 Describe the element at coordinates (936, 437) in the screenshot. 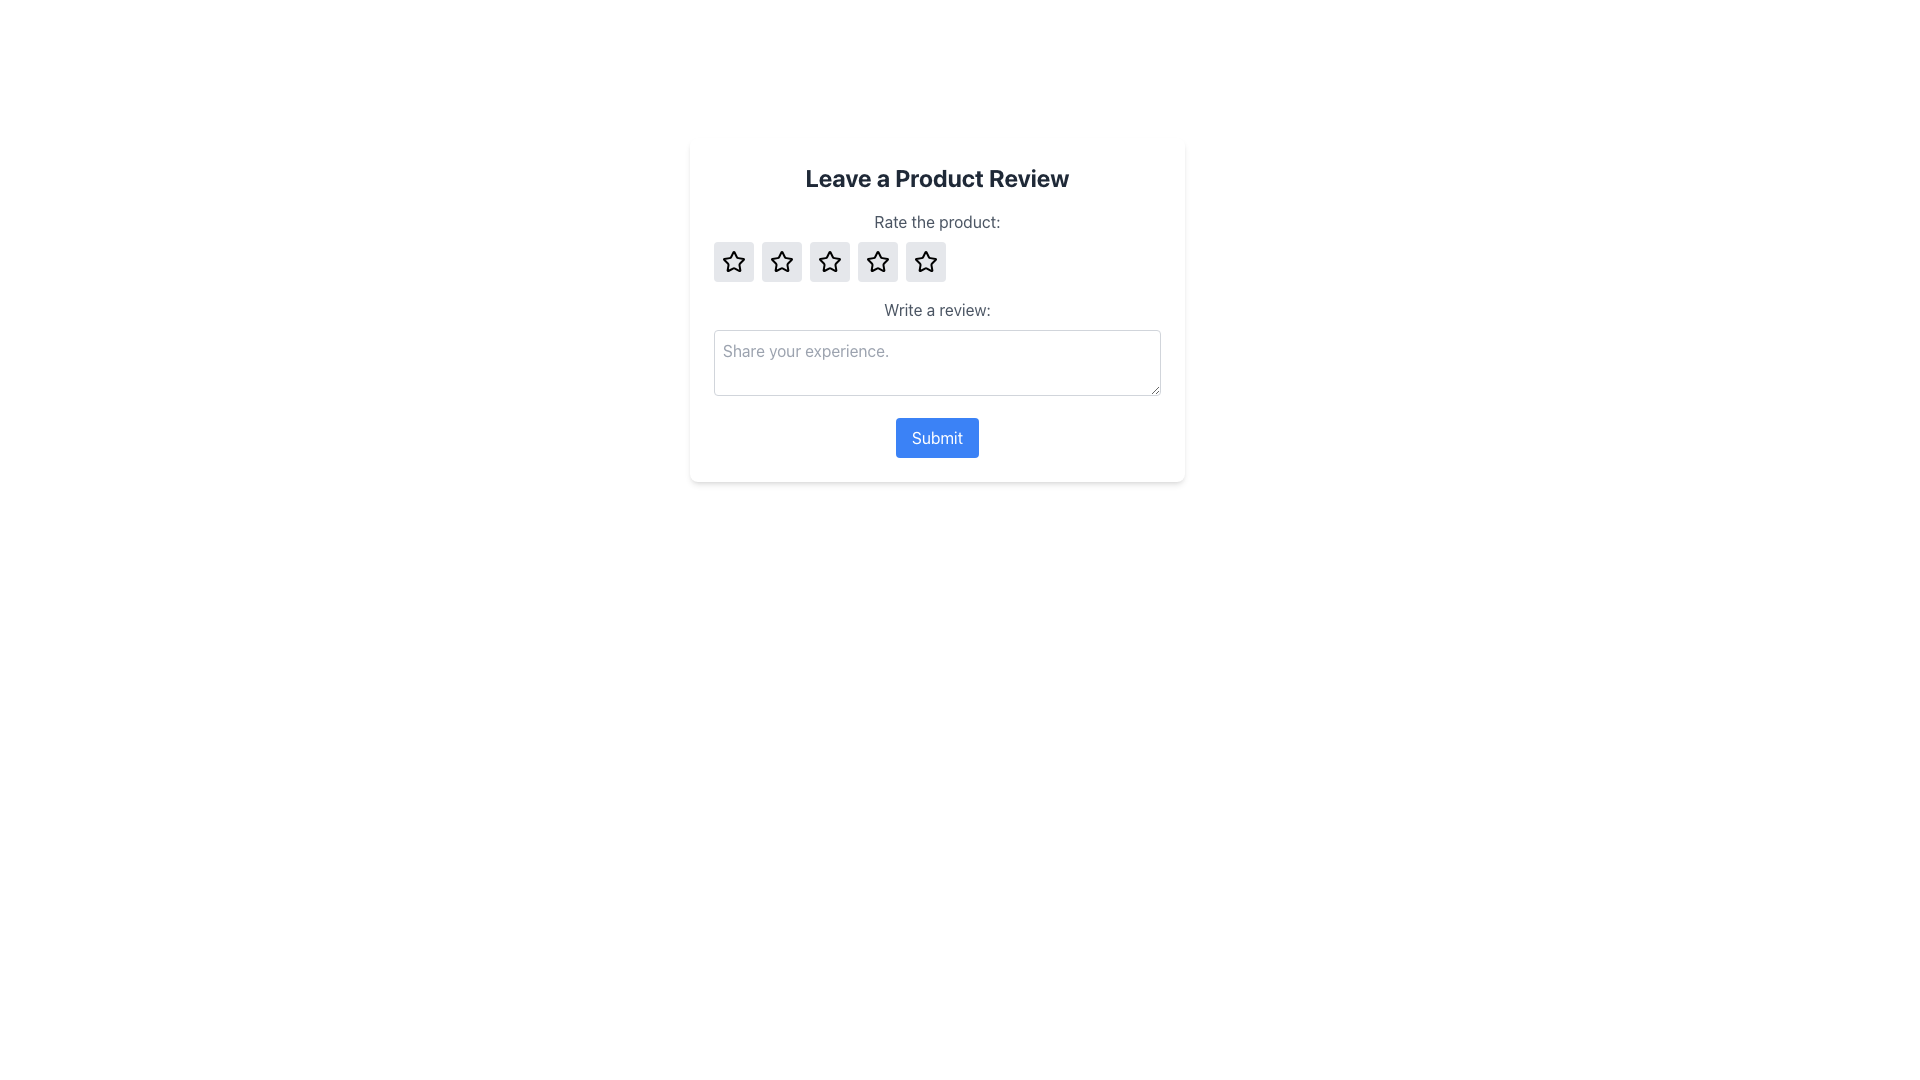

I see `the 'Submit' button with a blue background and white text` at that location.